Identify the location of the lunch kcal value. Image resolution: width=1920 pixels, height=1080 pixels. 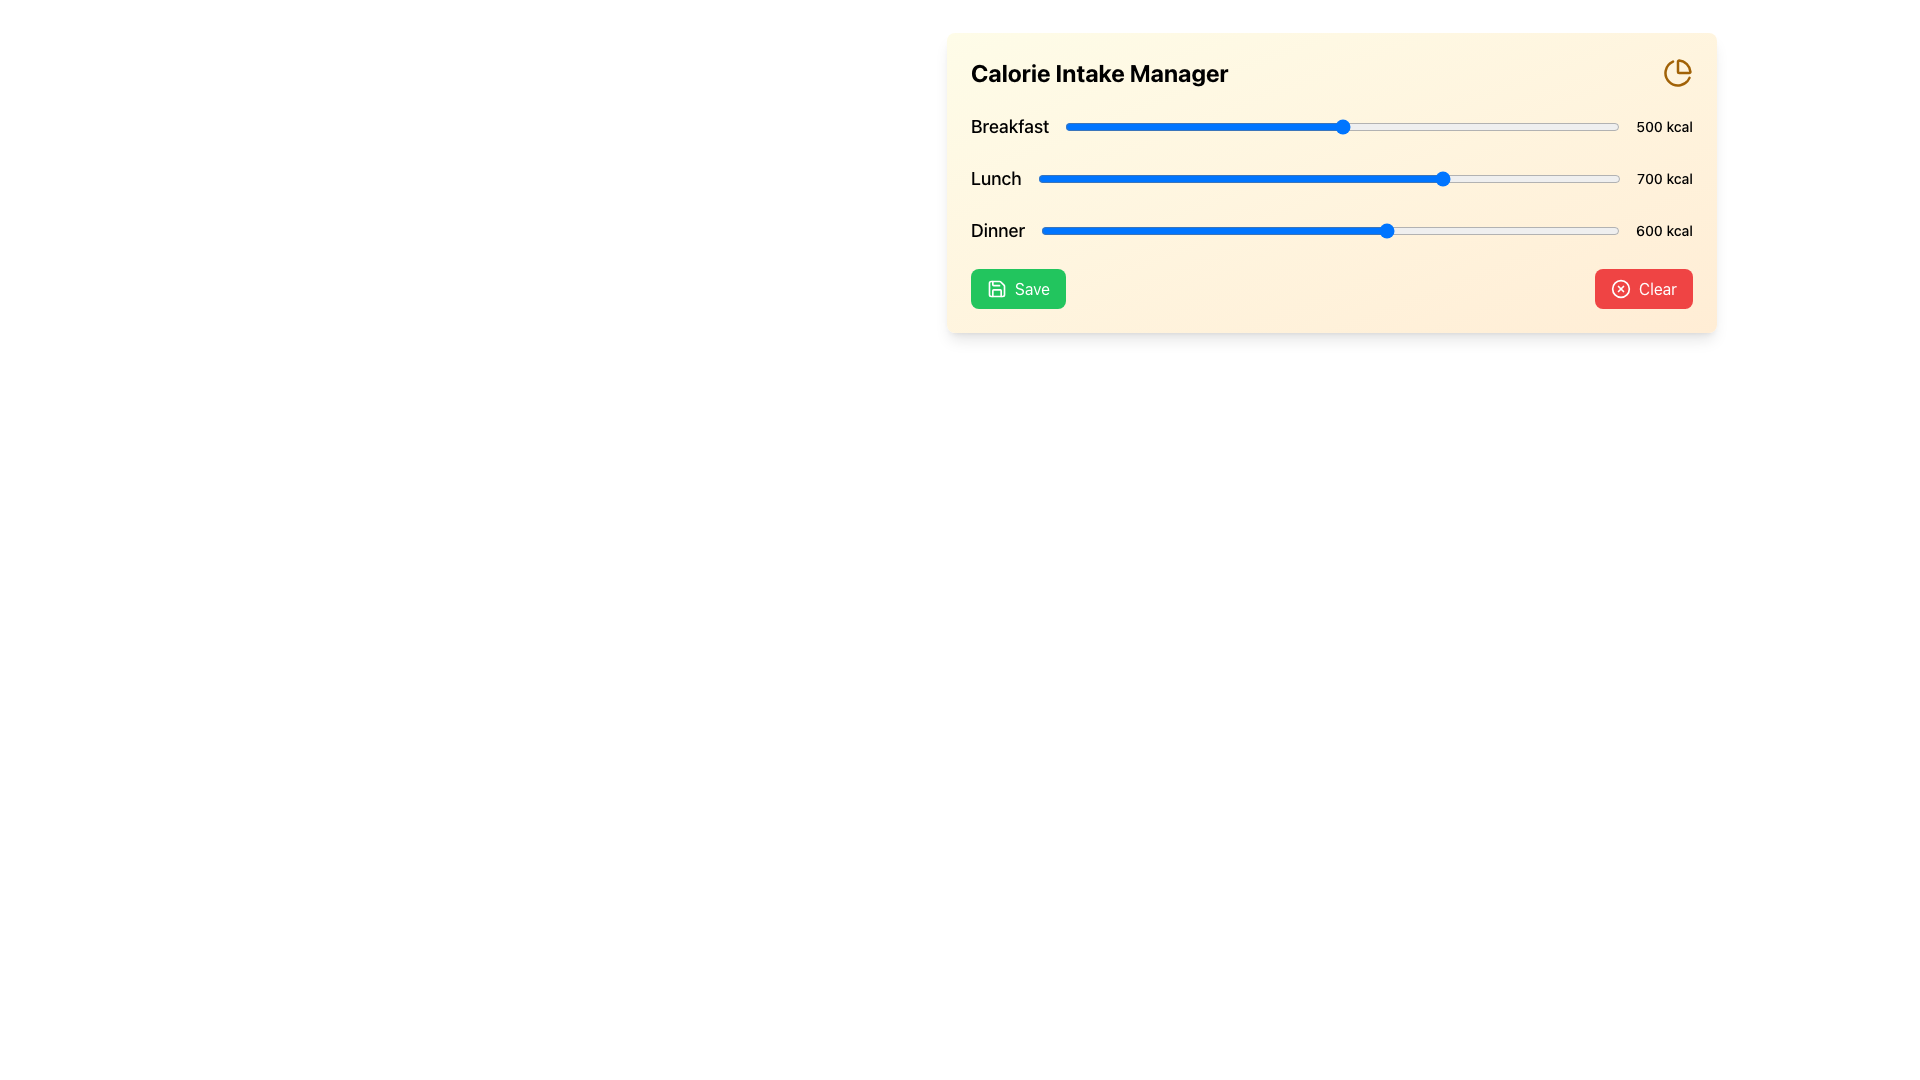
(1601, 177).